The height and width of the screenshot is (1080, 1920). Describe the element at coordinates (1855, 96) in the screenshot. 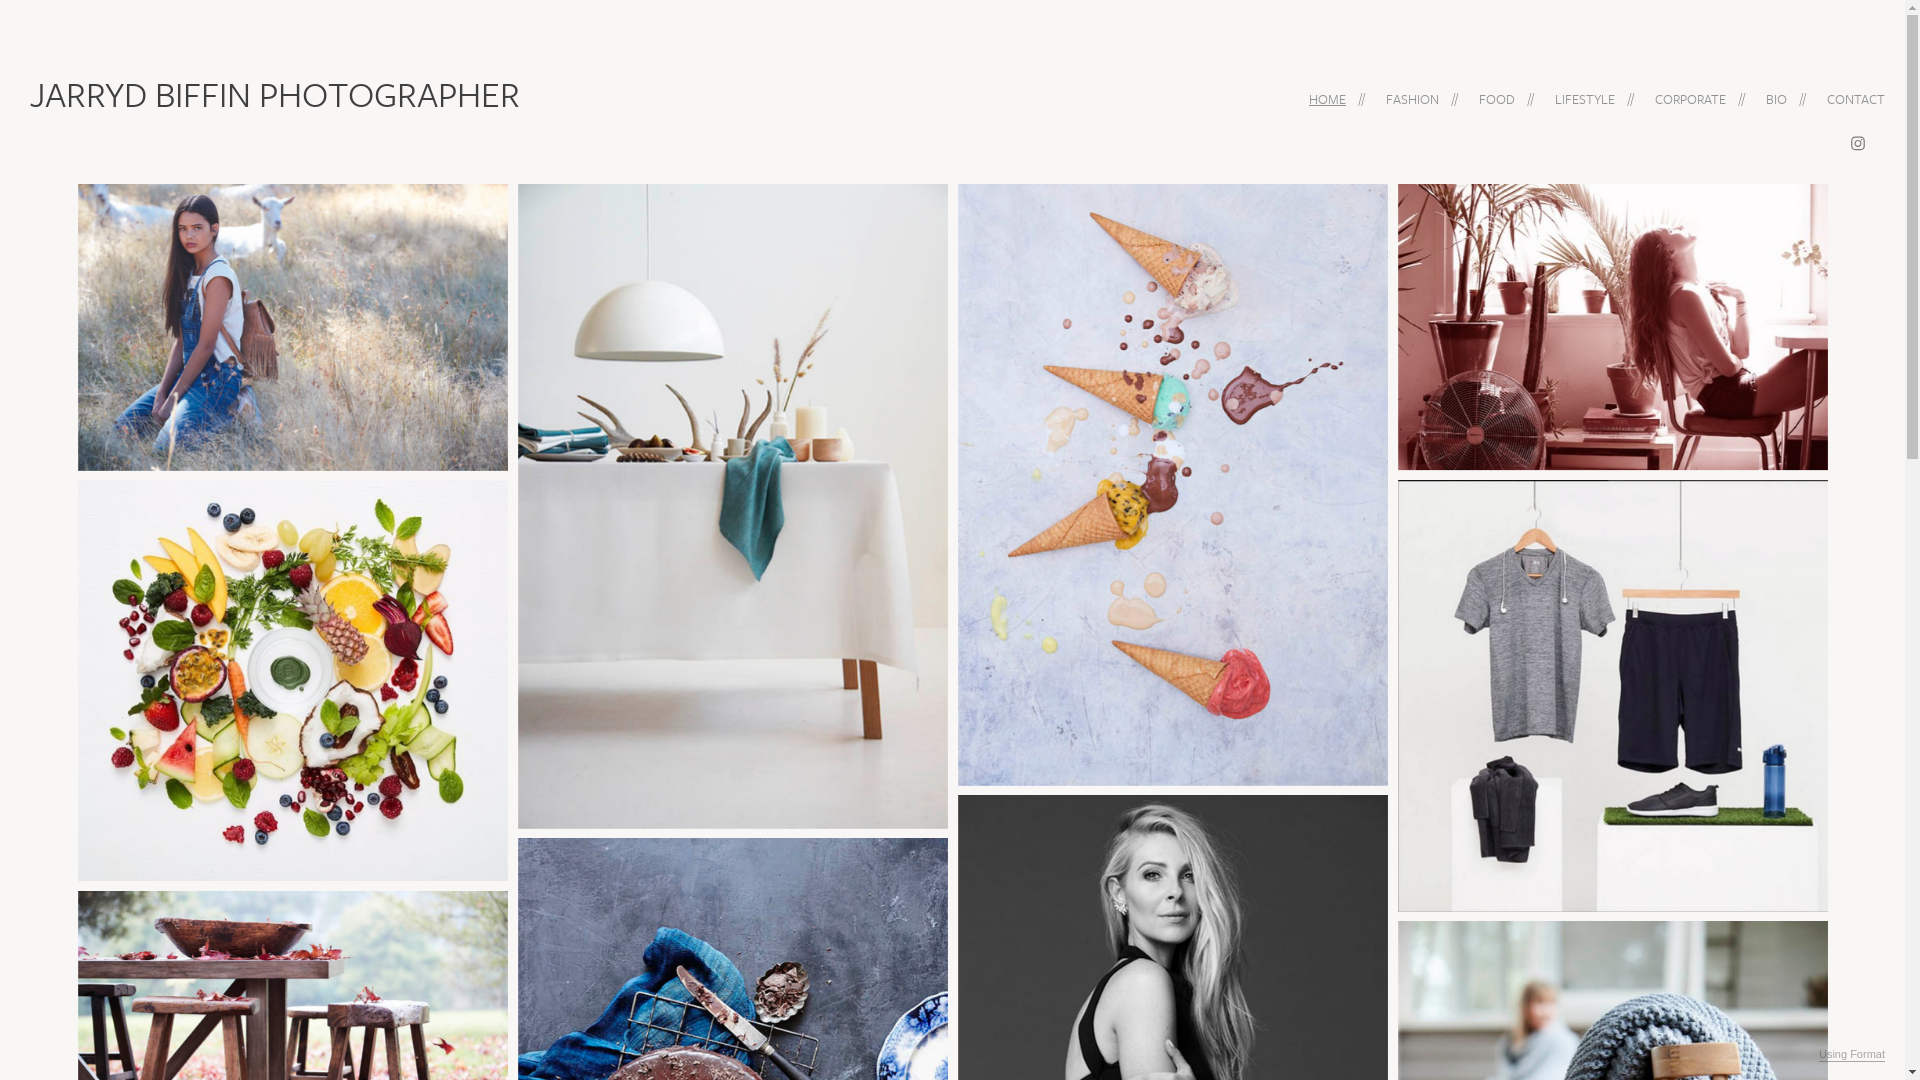

I see `'CONTACT'` at that location.